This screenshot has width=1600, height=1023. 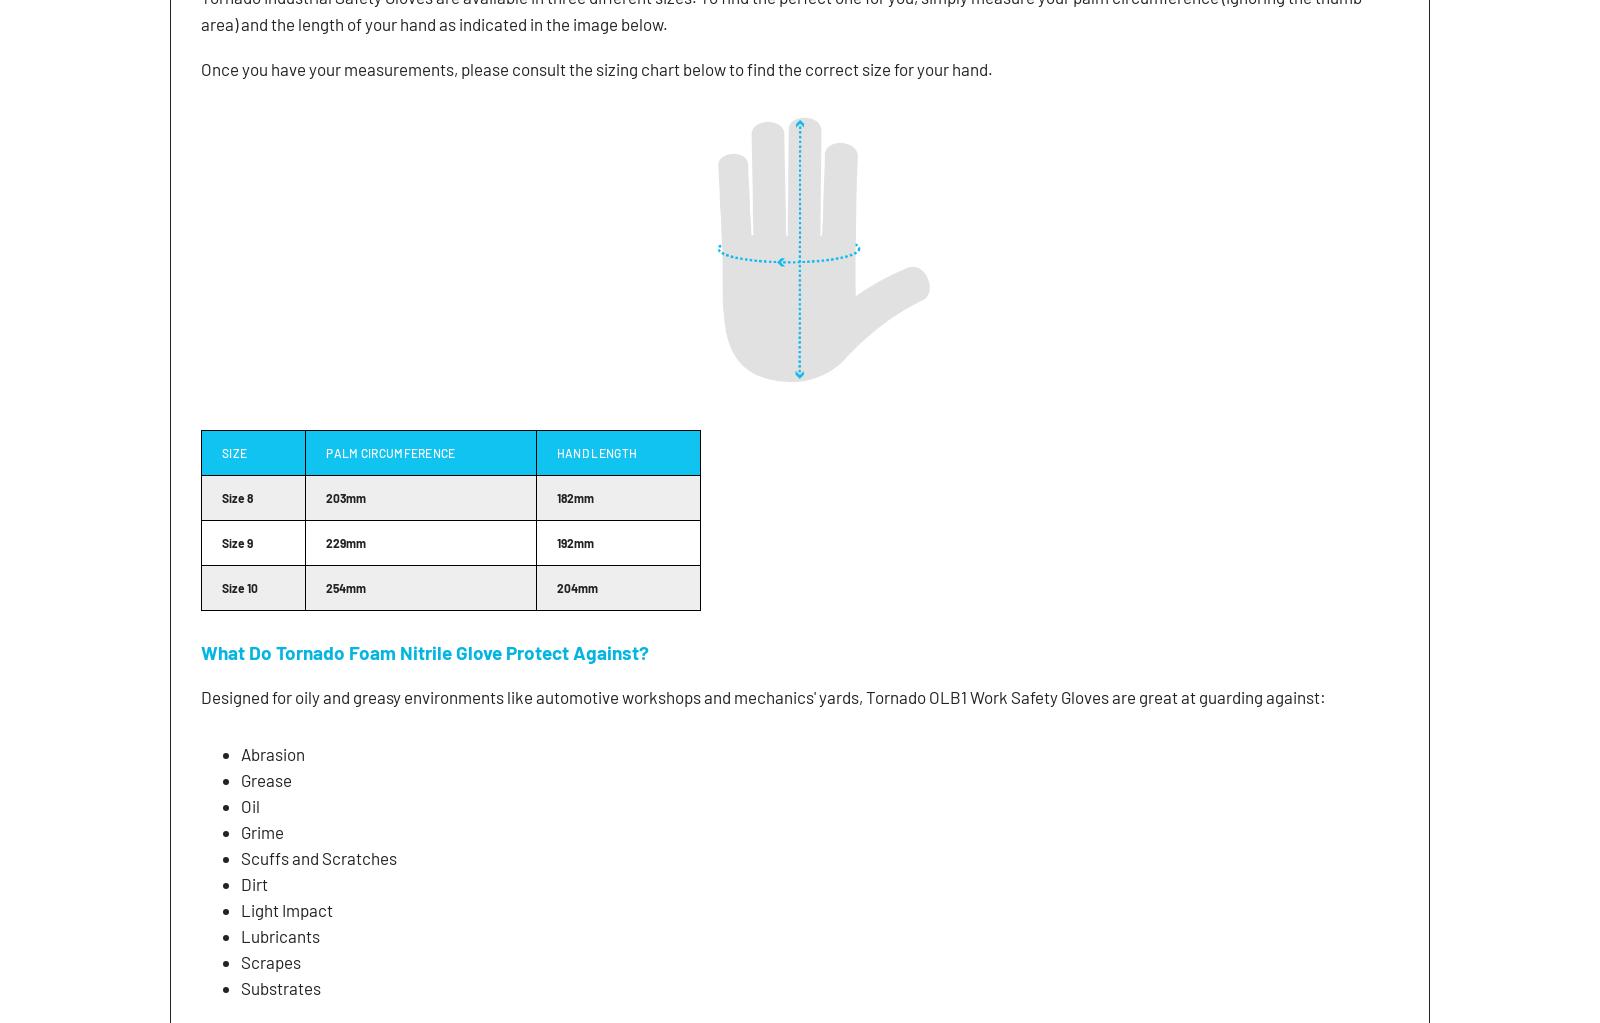 What do you see at coordinates (573, 540) in the screenshot?
I see `'192mm'` at bounding box center [573, 540].